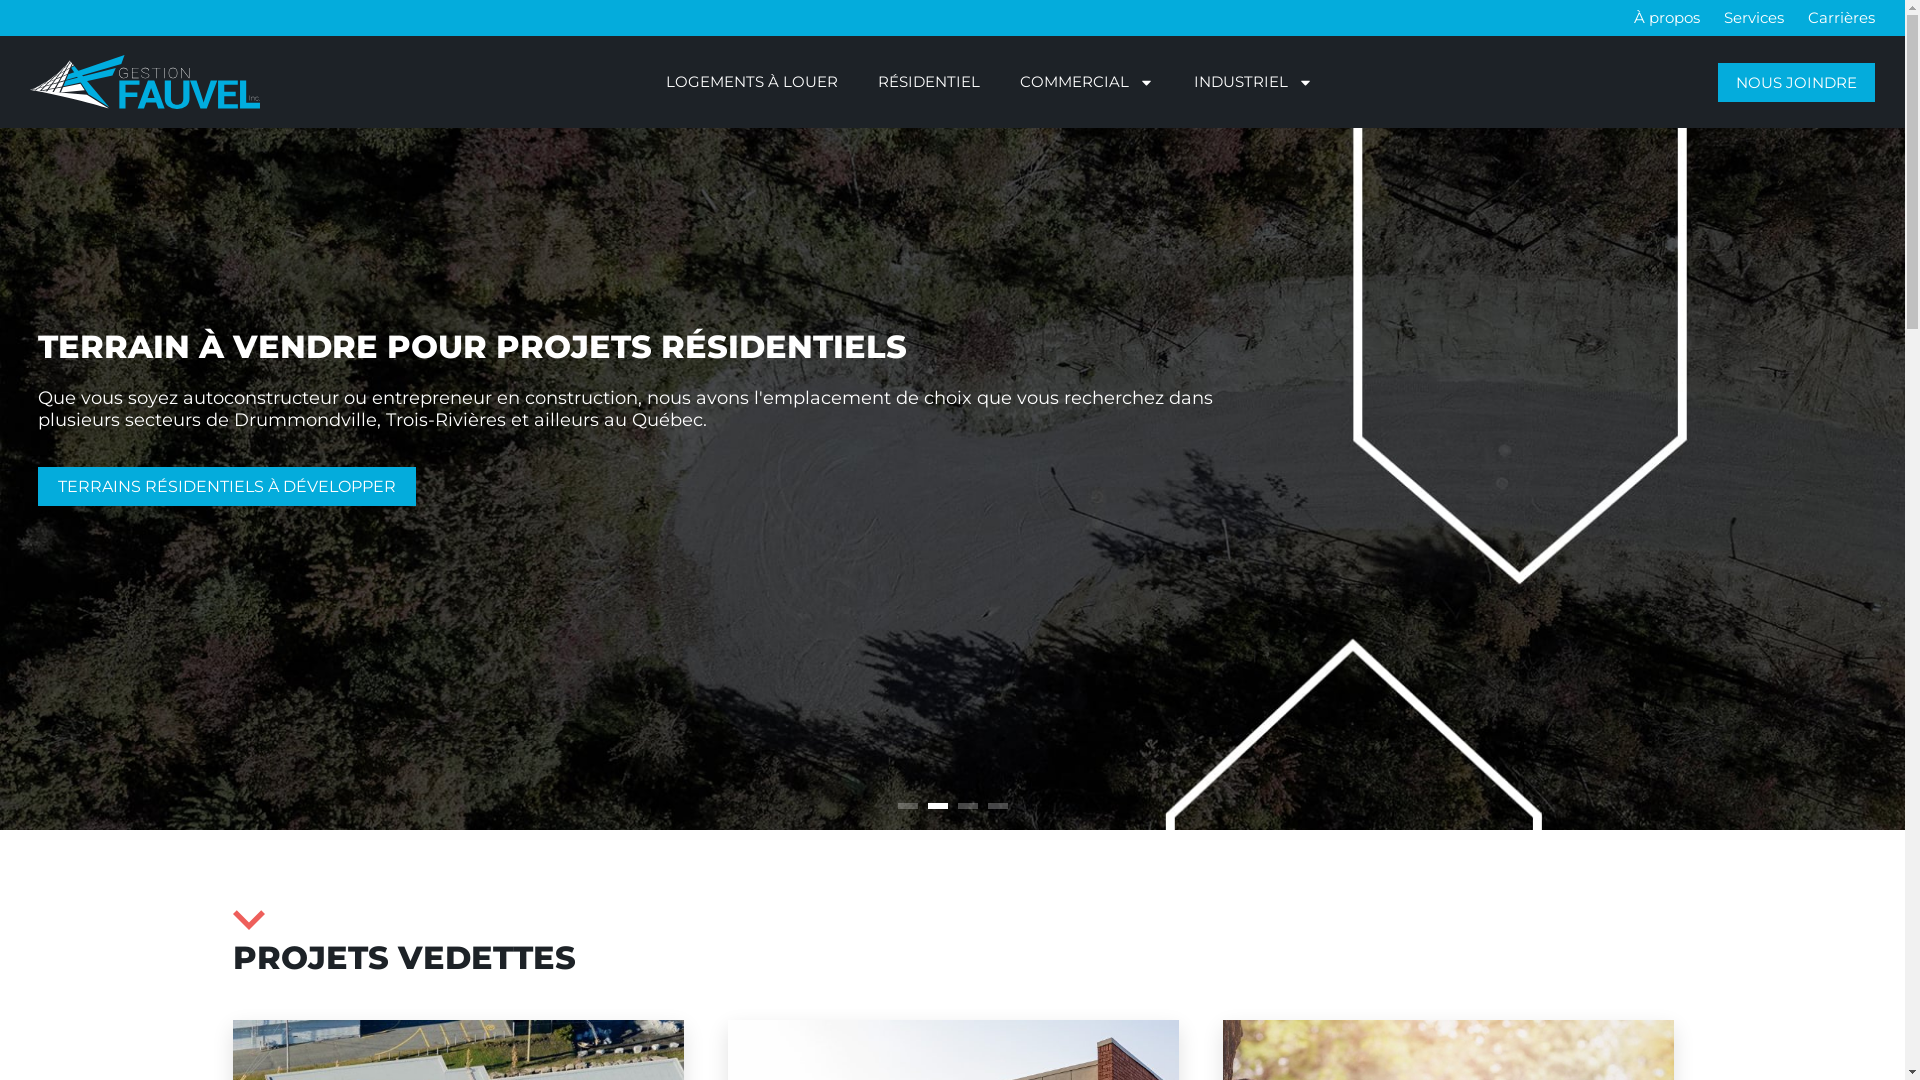  I want to click on '3', so click(968, 805).